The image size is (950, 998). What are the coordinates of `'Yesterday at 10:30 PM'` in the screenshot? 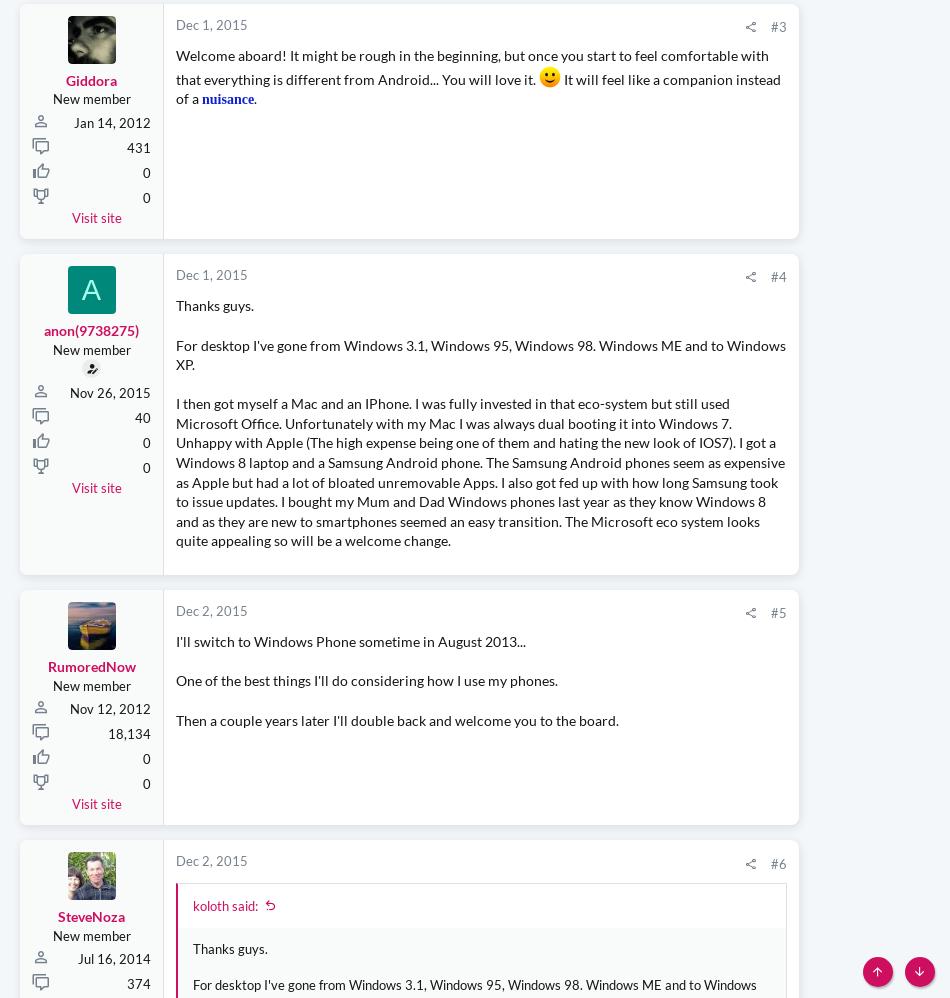 It's located at (666, 358).